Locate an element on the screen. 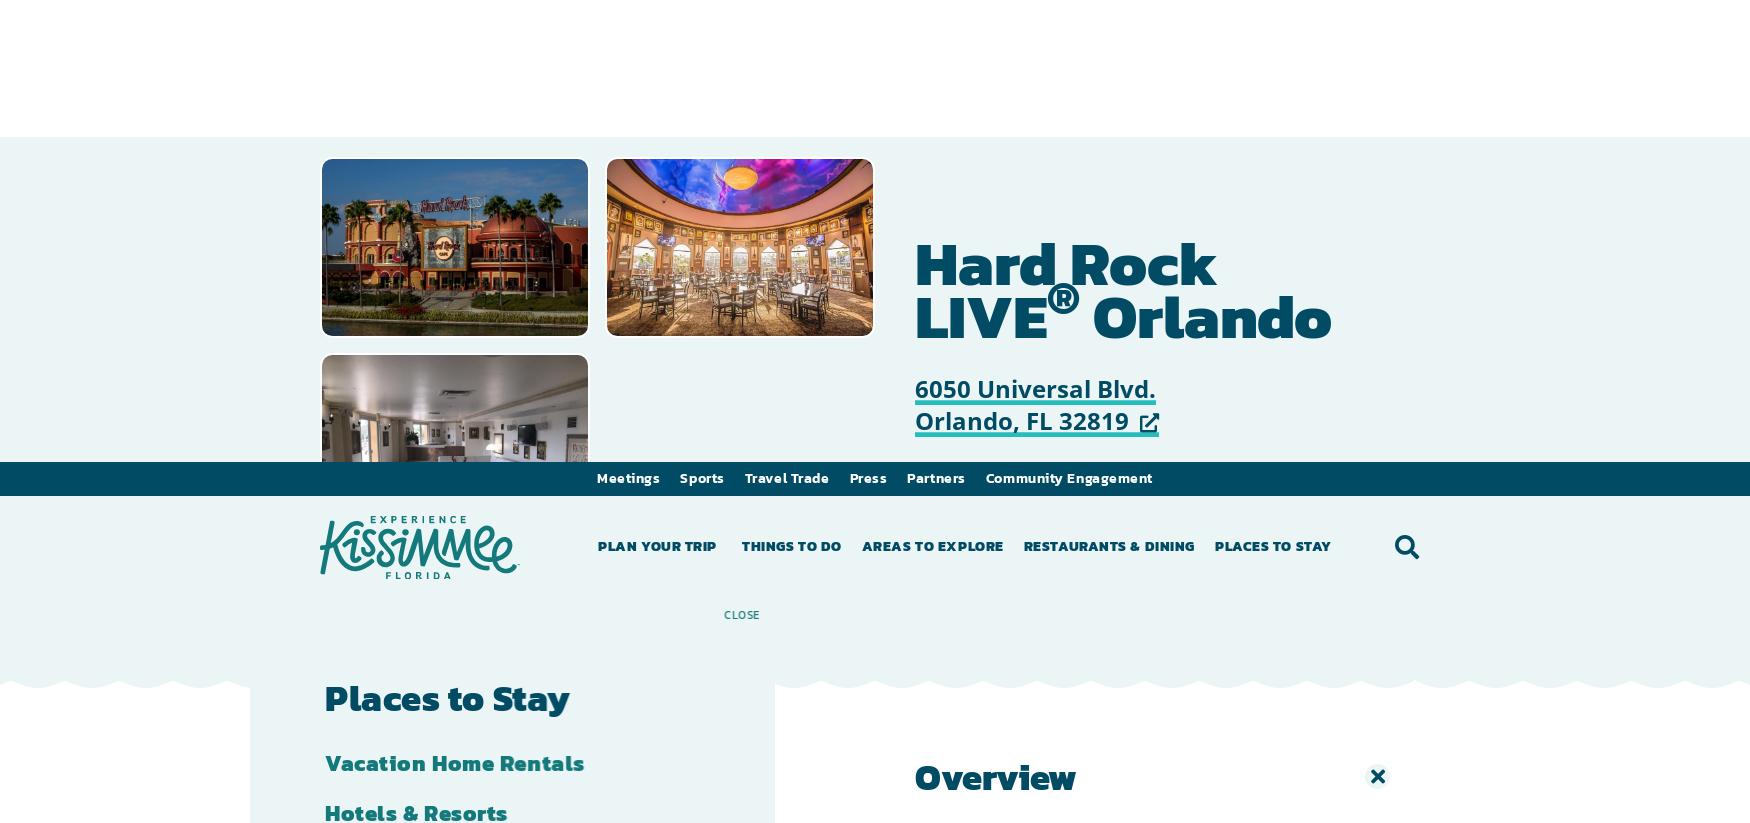 This screenshot has height=823, width=1750. 'Restaurants & Dining' is located at coordinates (1022, 83).